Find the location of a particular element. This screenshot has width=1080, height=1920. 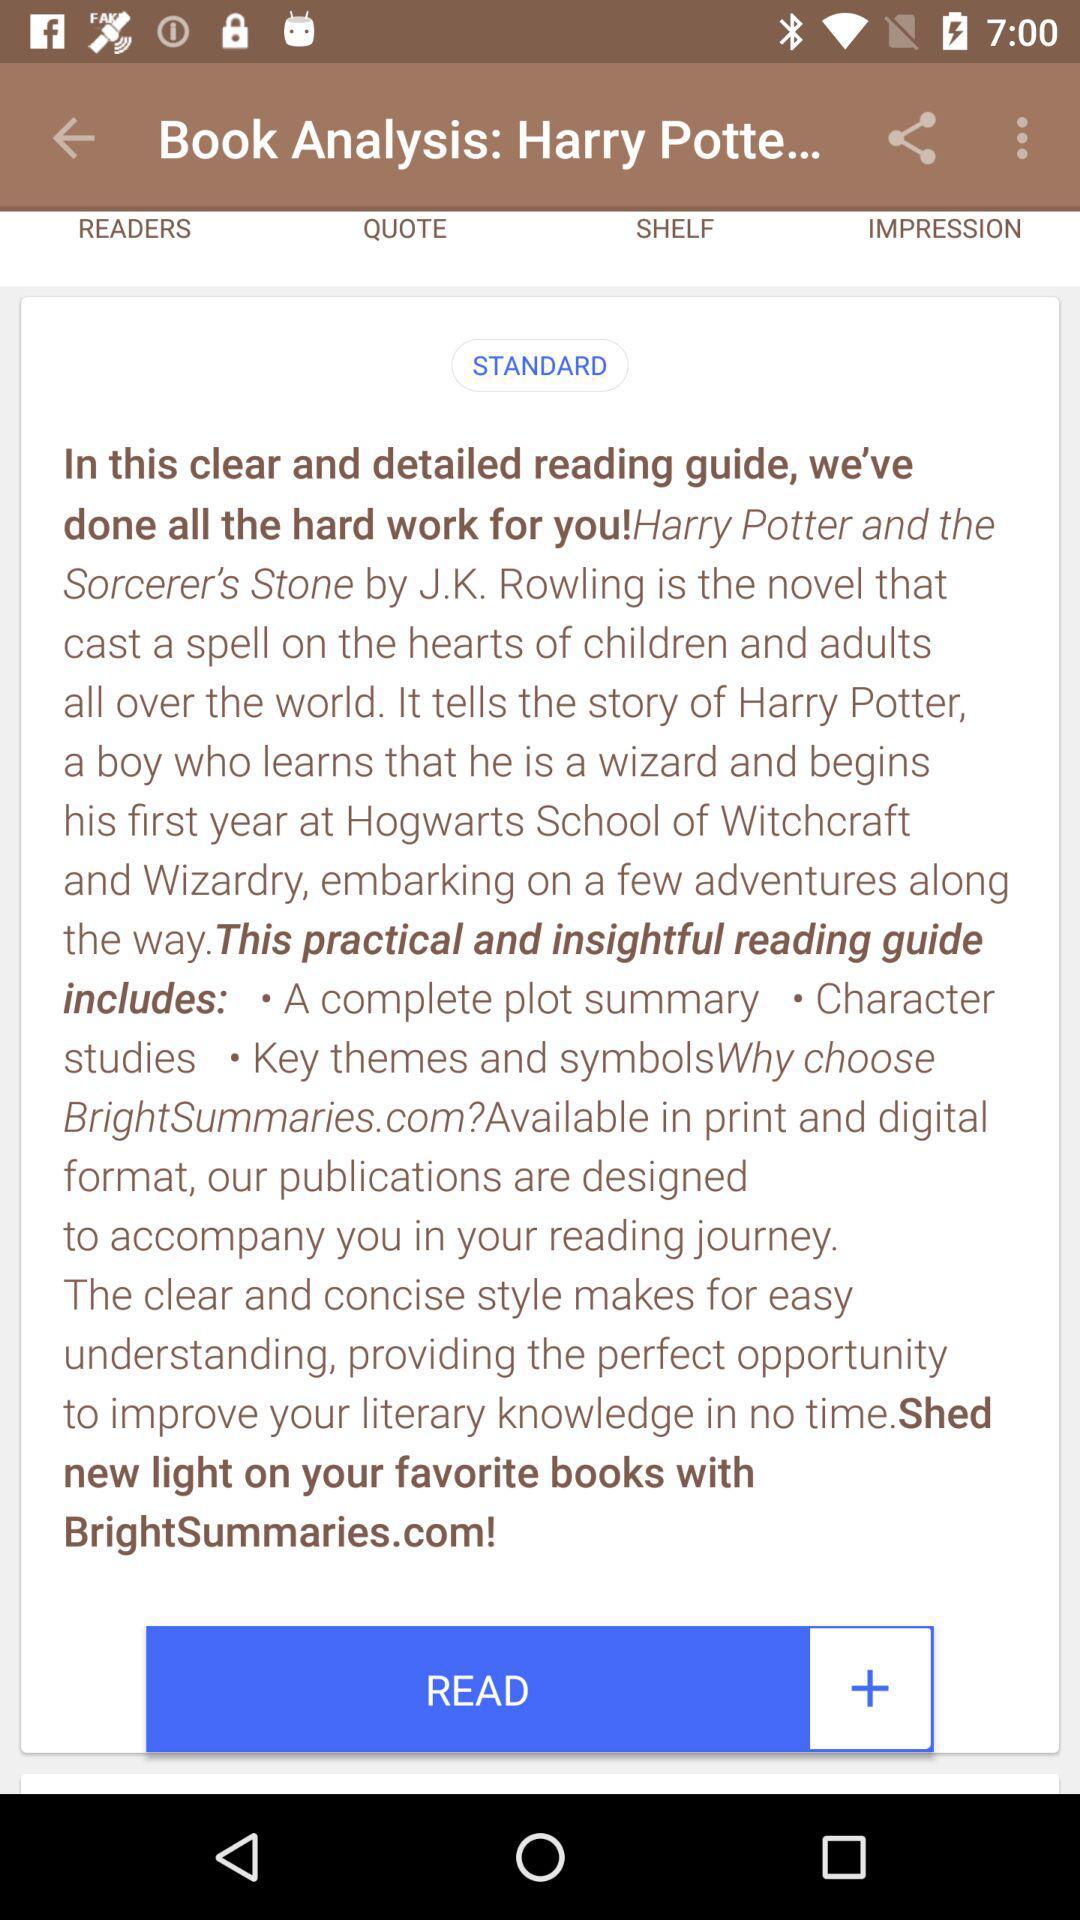

the share icon is located at coordinates (911, 137).